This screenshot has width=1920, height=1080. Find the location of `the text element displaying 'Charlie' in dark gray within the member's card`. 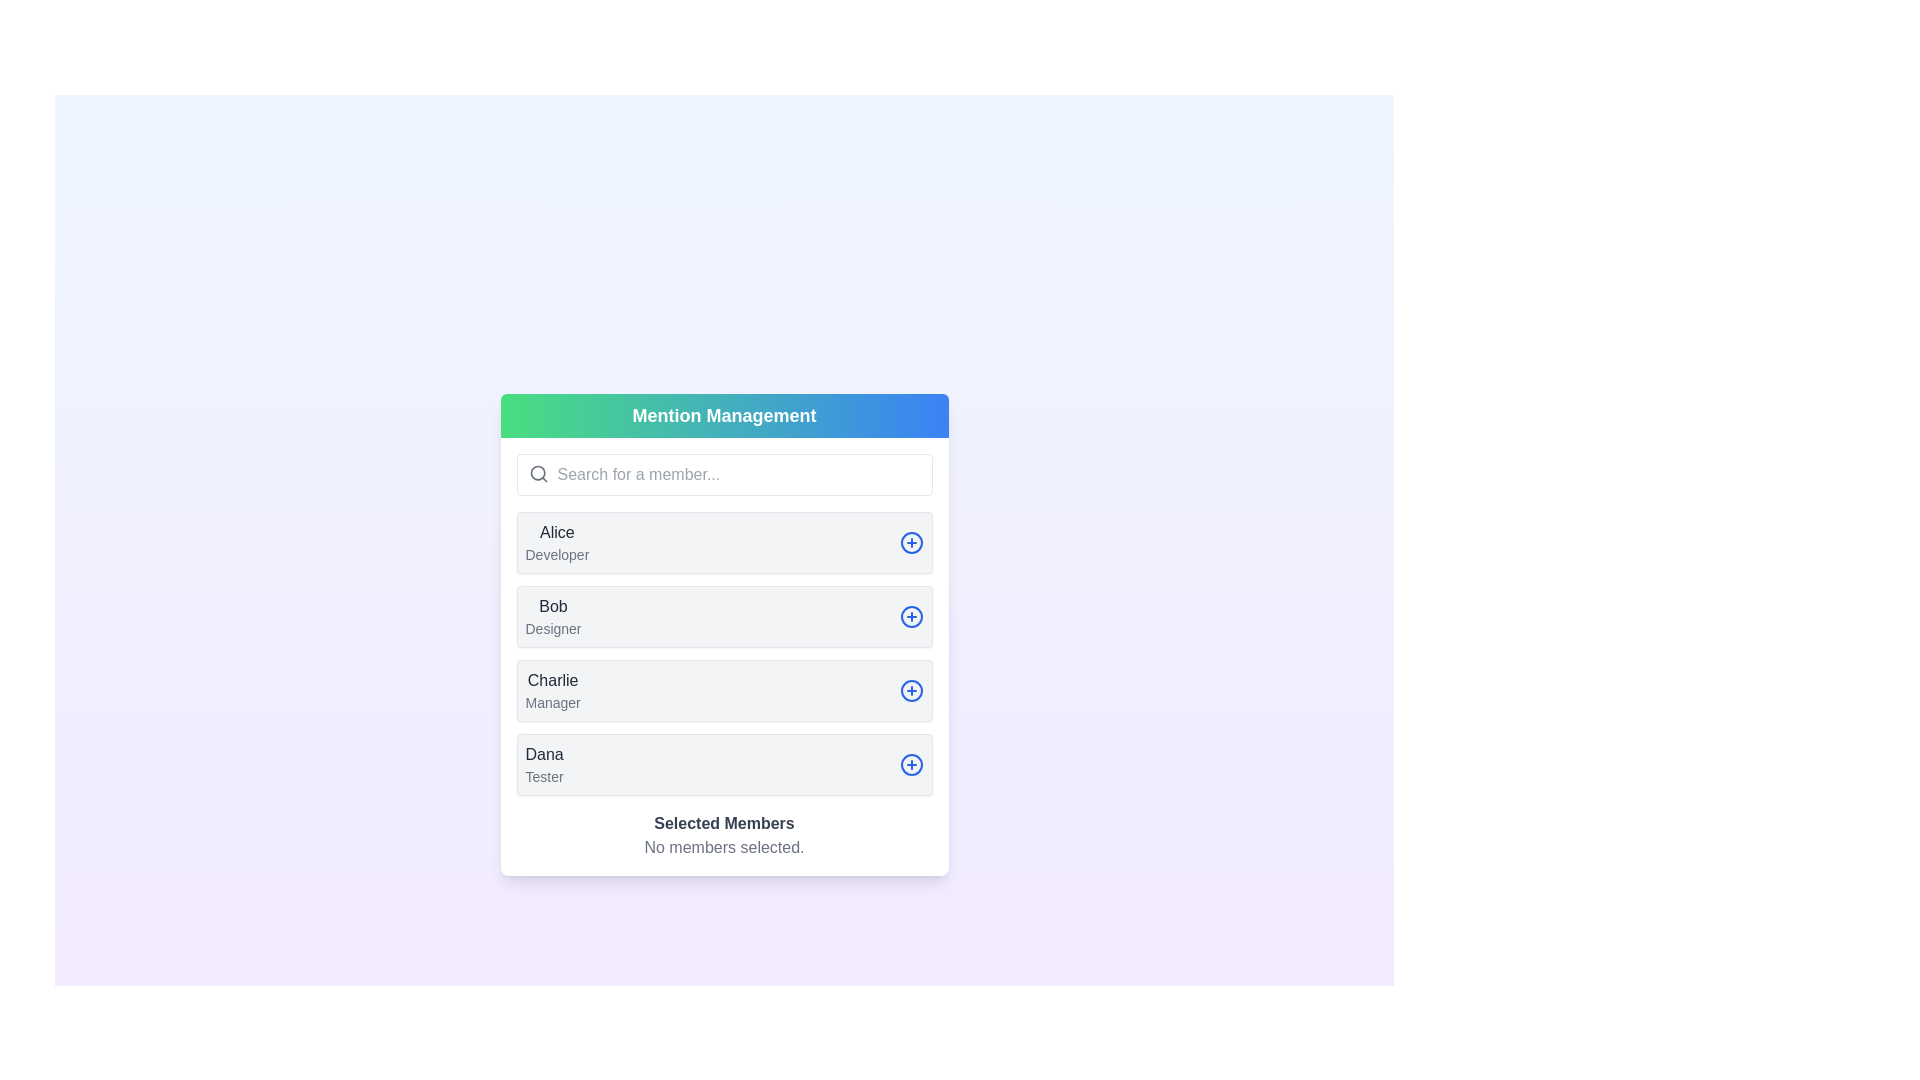

the text element displaying 'Charlie' in dark gray within the member's card is located at coordinates (552, 680).